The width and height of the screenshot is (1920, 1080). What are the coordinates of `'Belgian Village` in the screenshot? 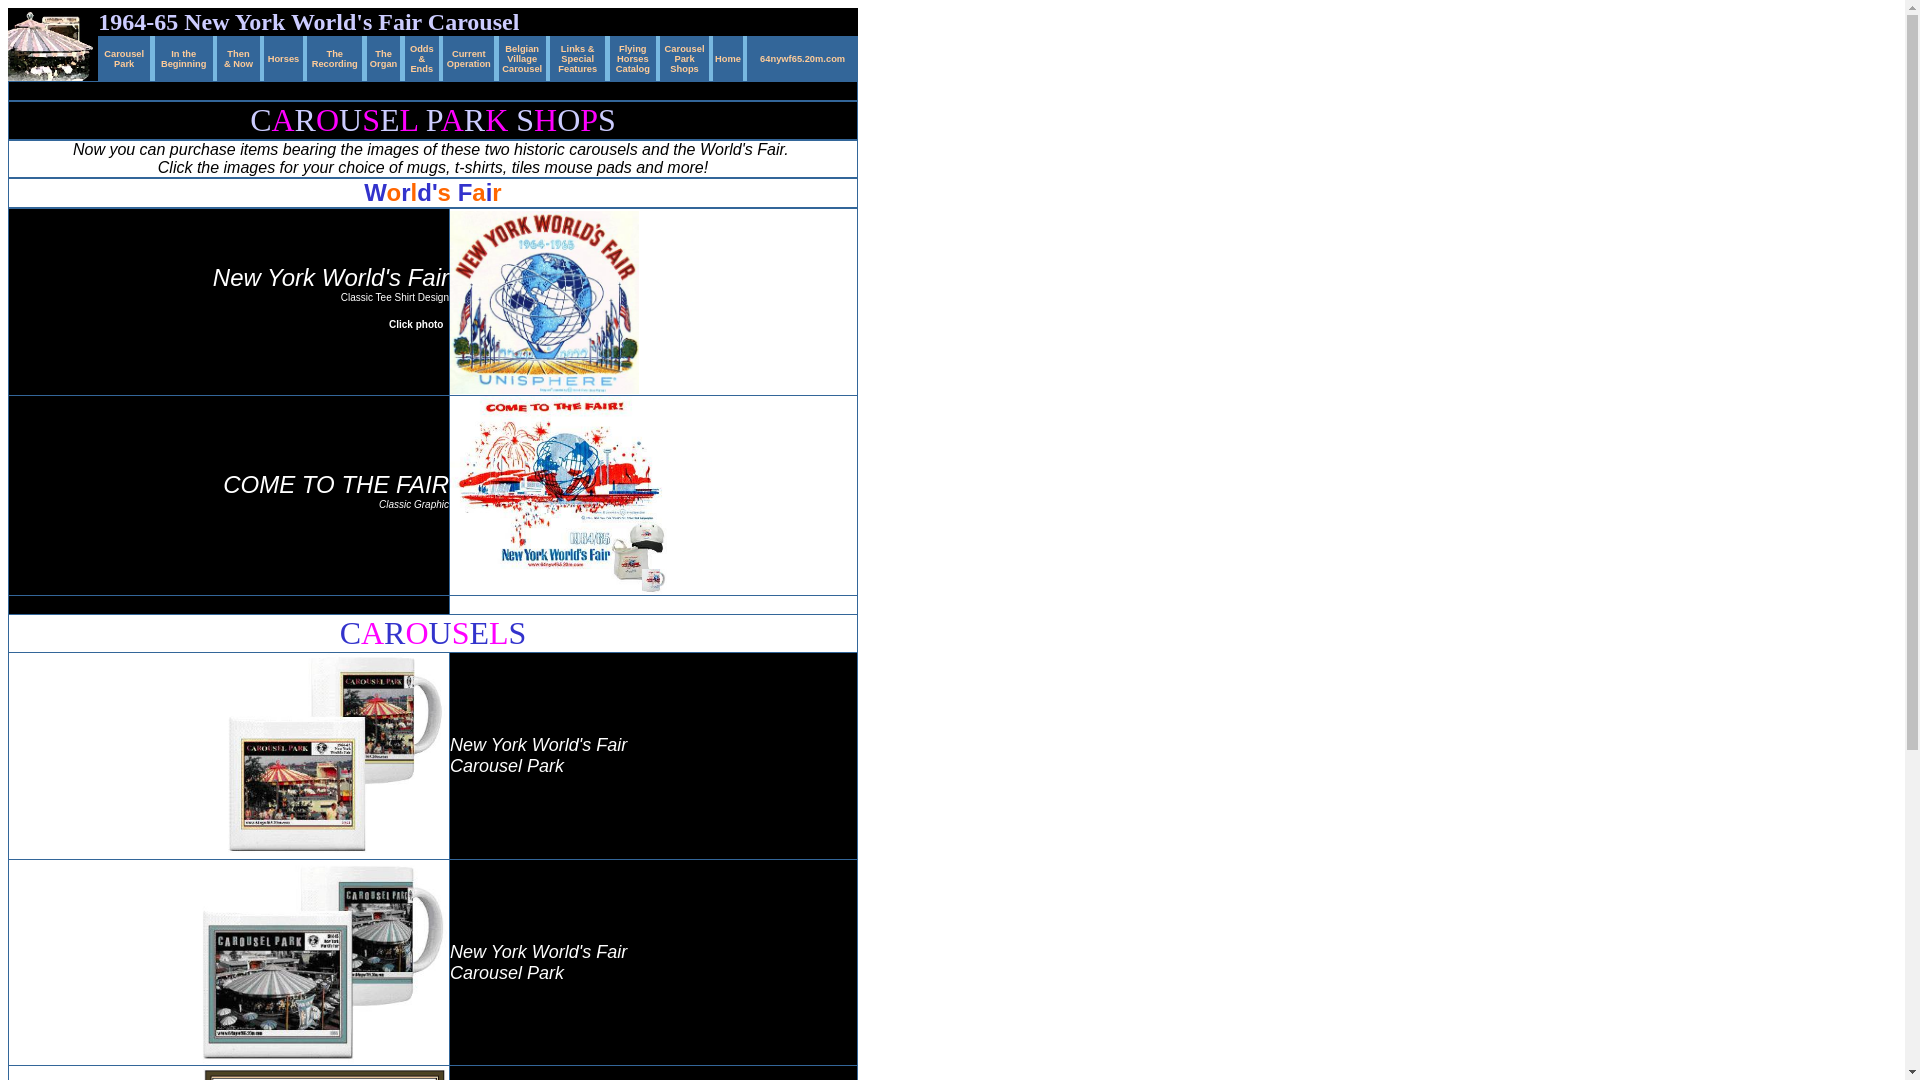 It's located at (522, 55).